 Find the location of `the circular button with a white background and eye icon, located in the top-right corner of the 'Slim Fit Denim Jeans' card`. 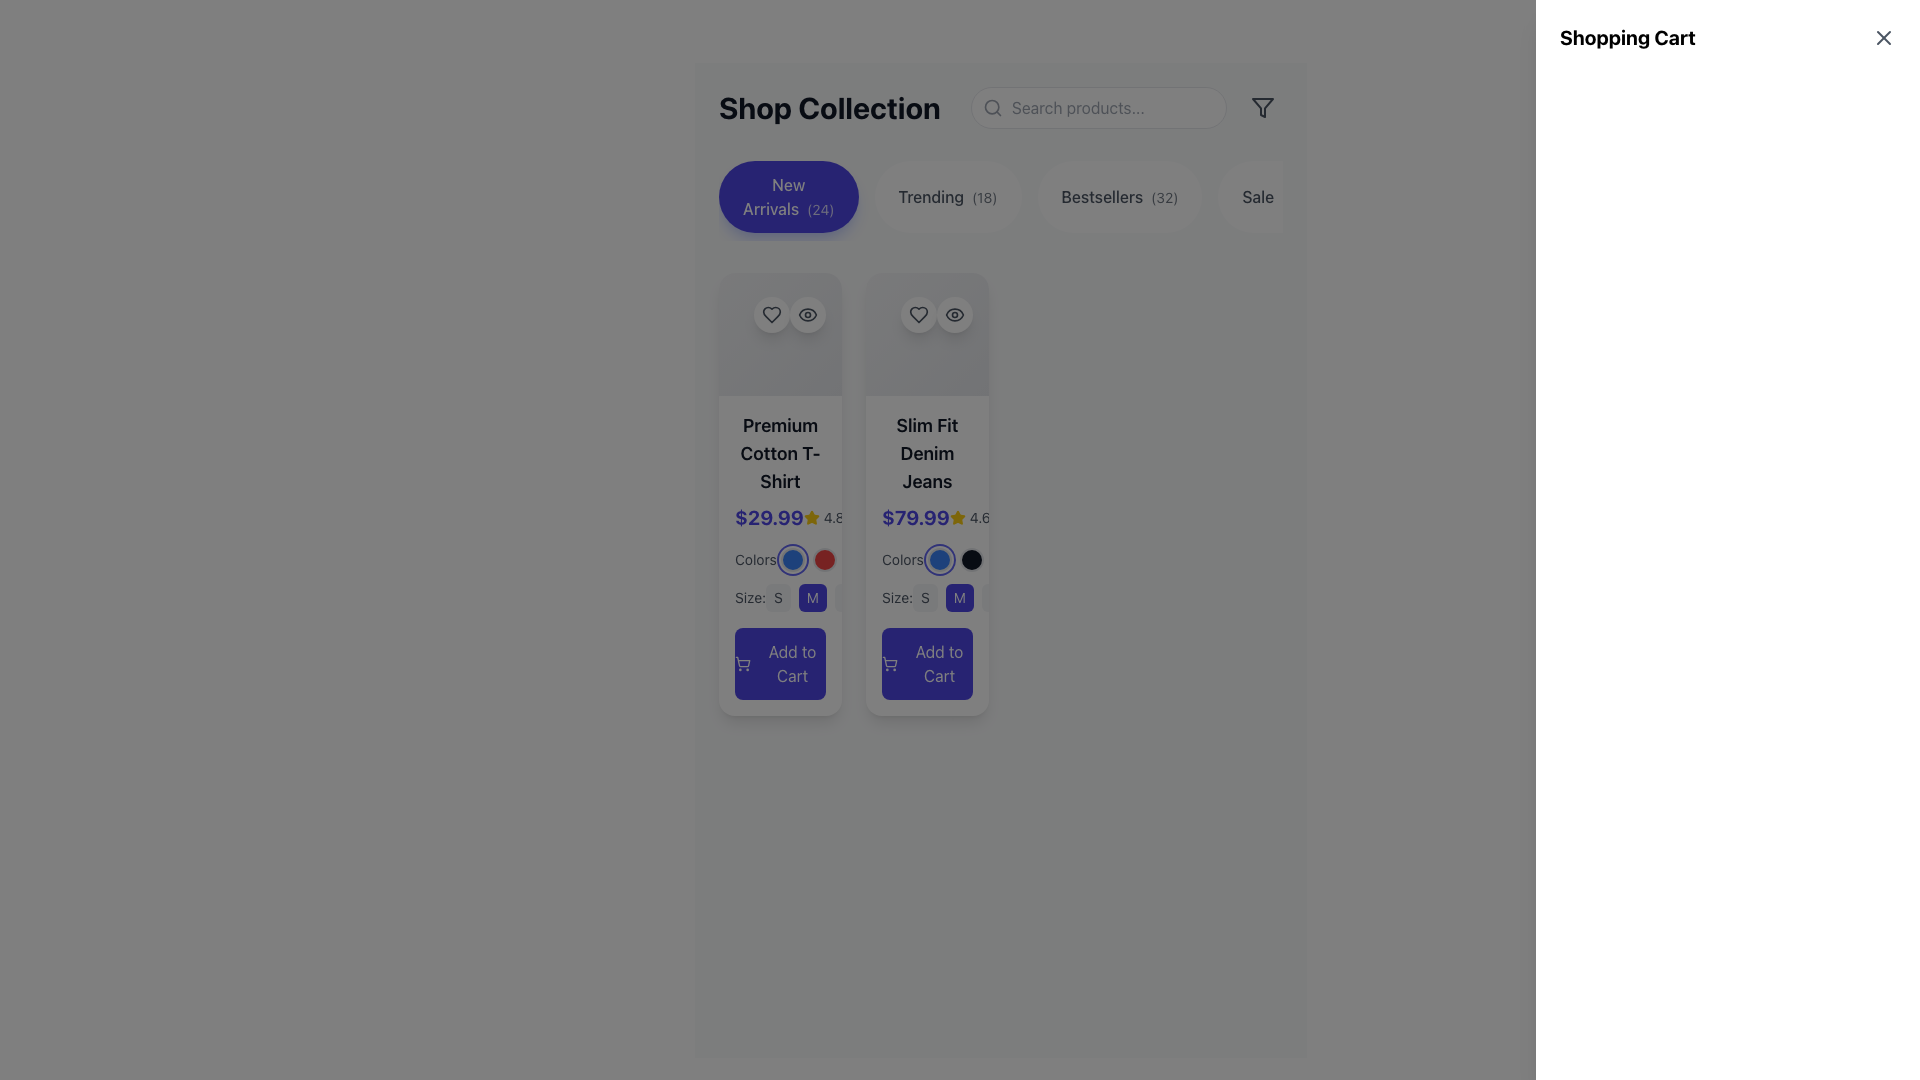

the circular button with a white background and eye icon, located in the top-right corner of the 'Slim Fit Denim Jeans' card is located at coordinates (954, 315).